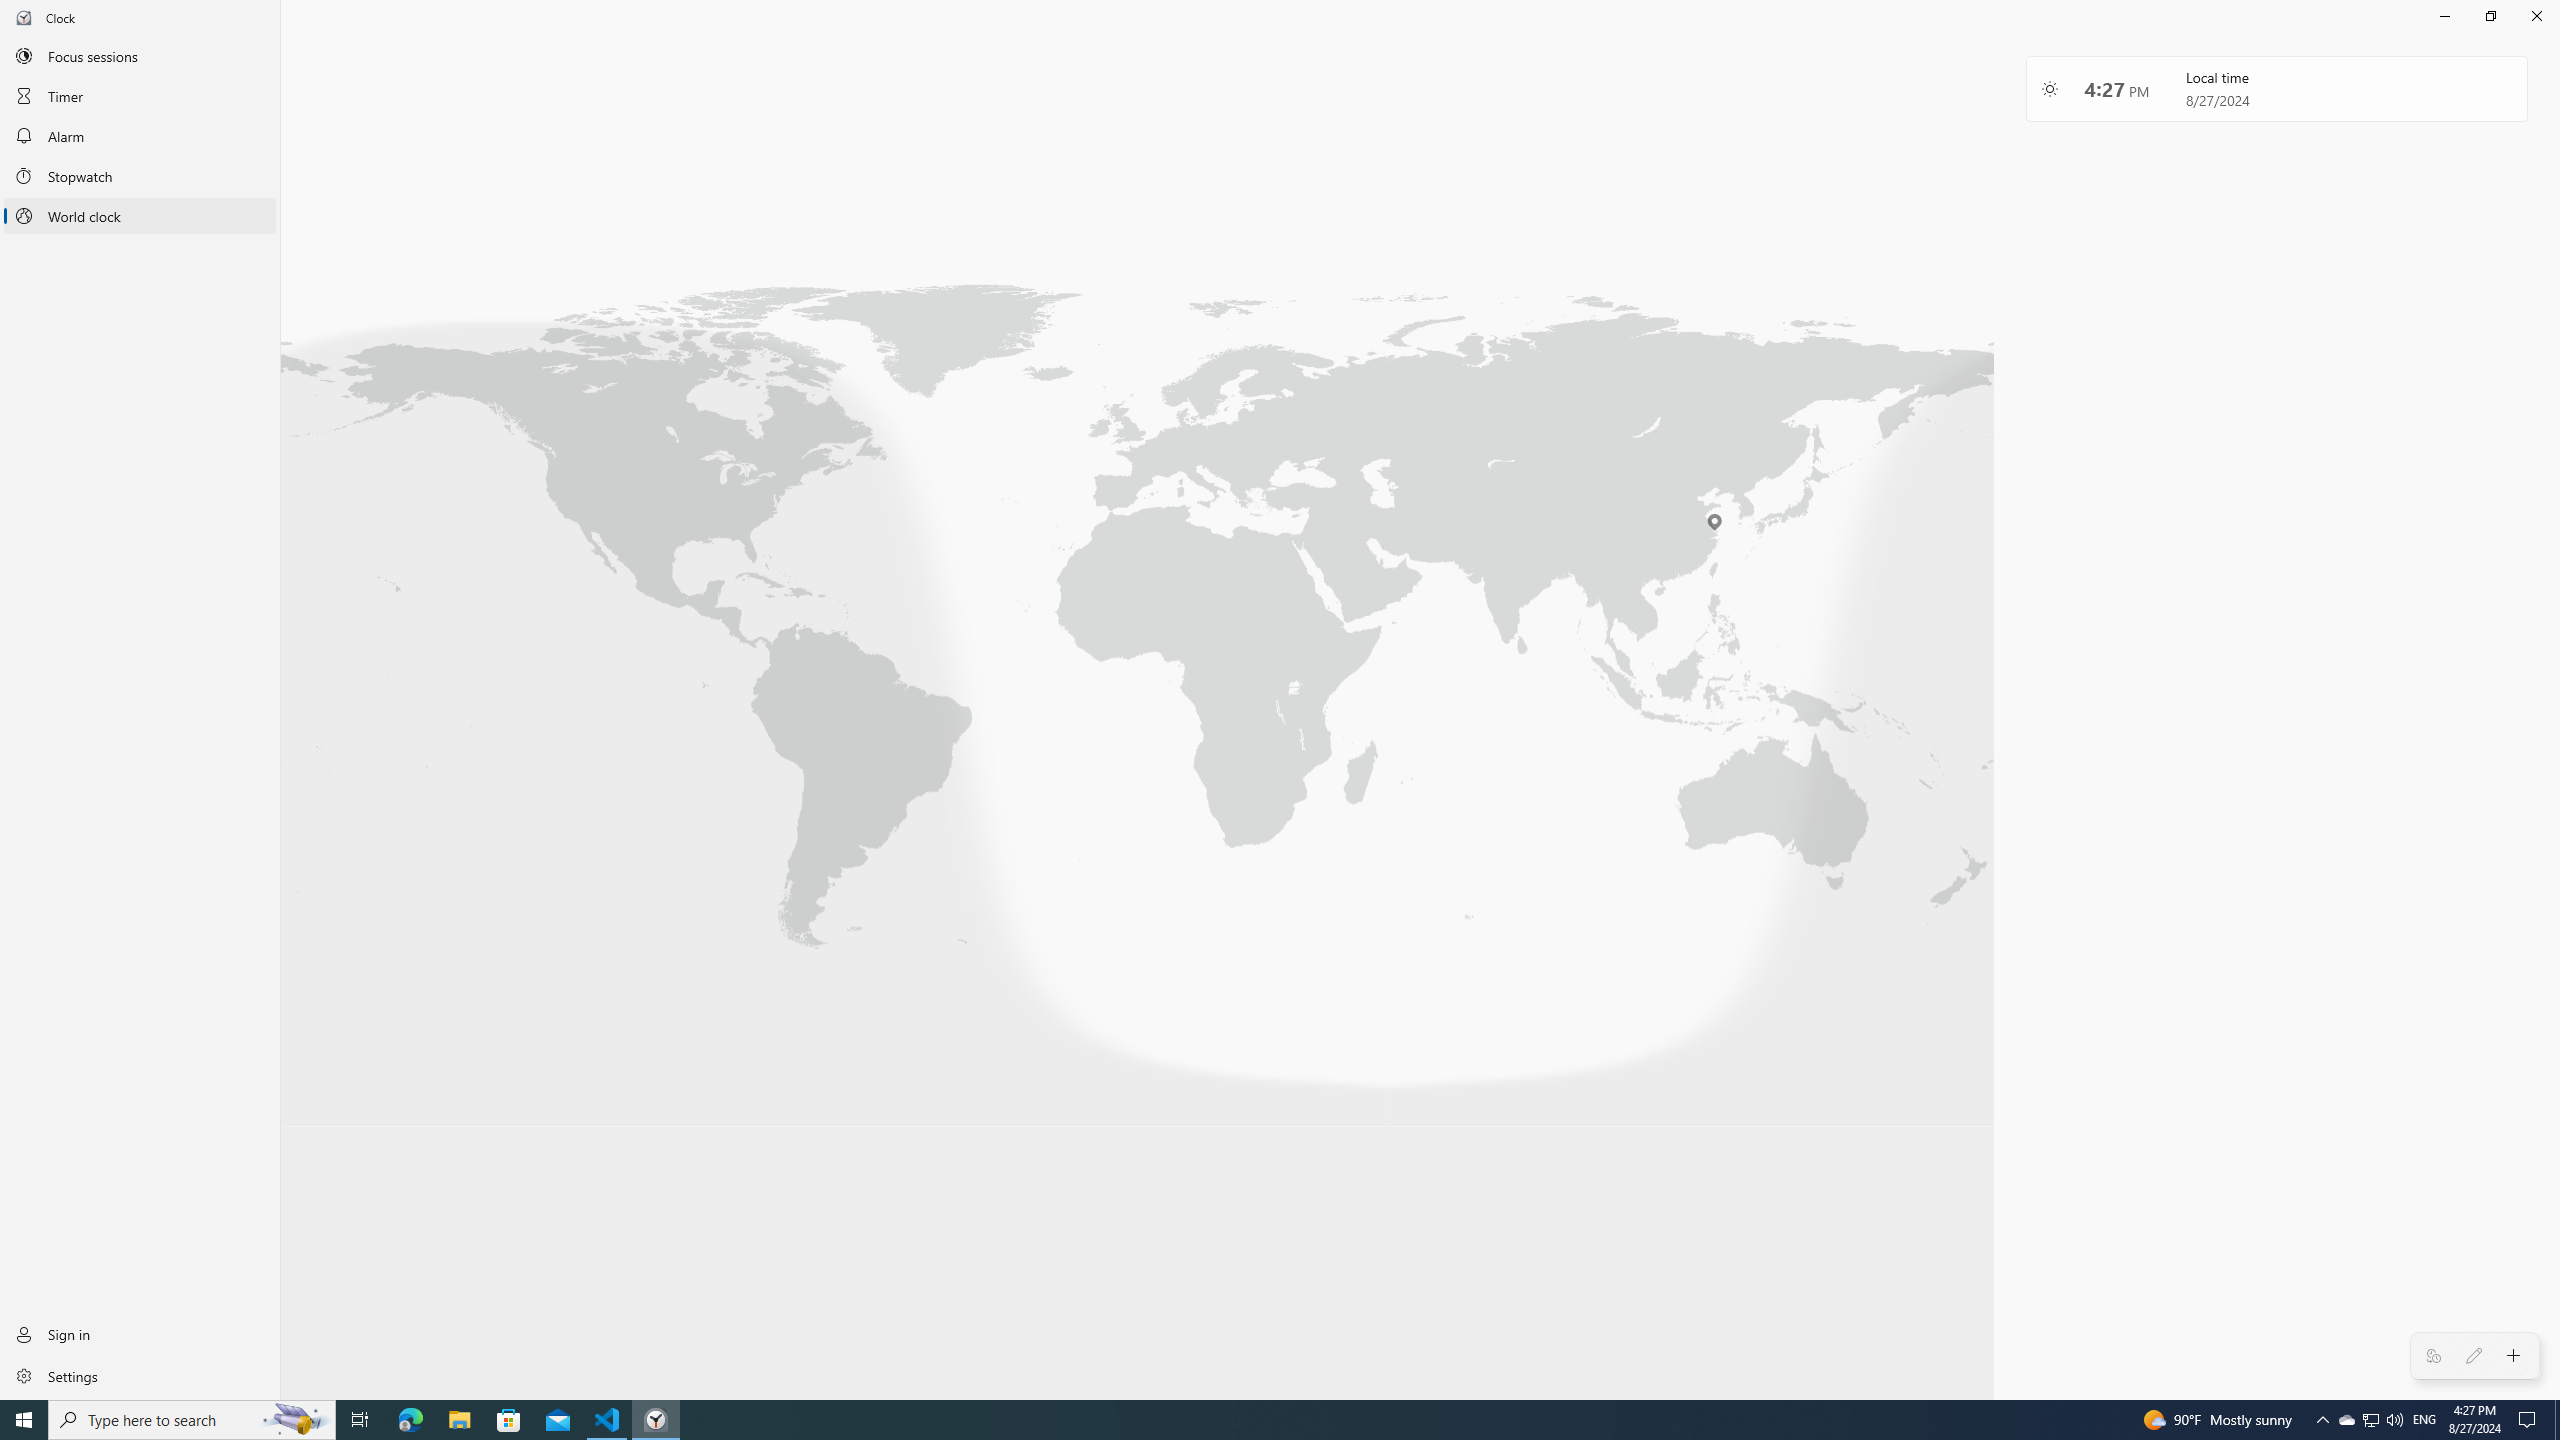 The height and width of the screenshot is (1440, 2560). Describe the element at coordinates (2474, 1355) in the screenshot. I see `'Edit Clocks'` at that location.